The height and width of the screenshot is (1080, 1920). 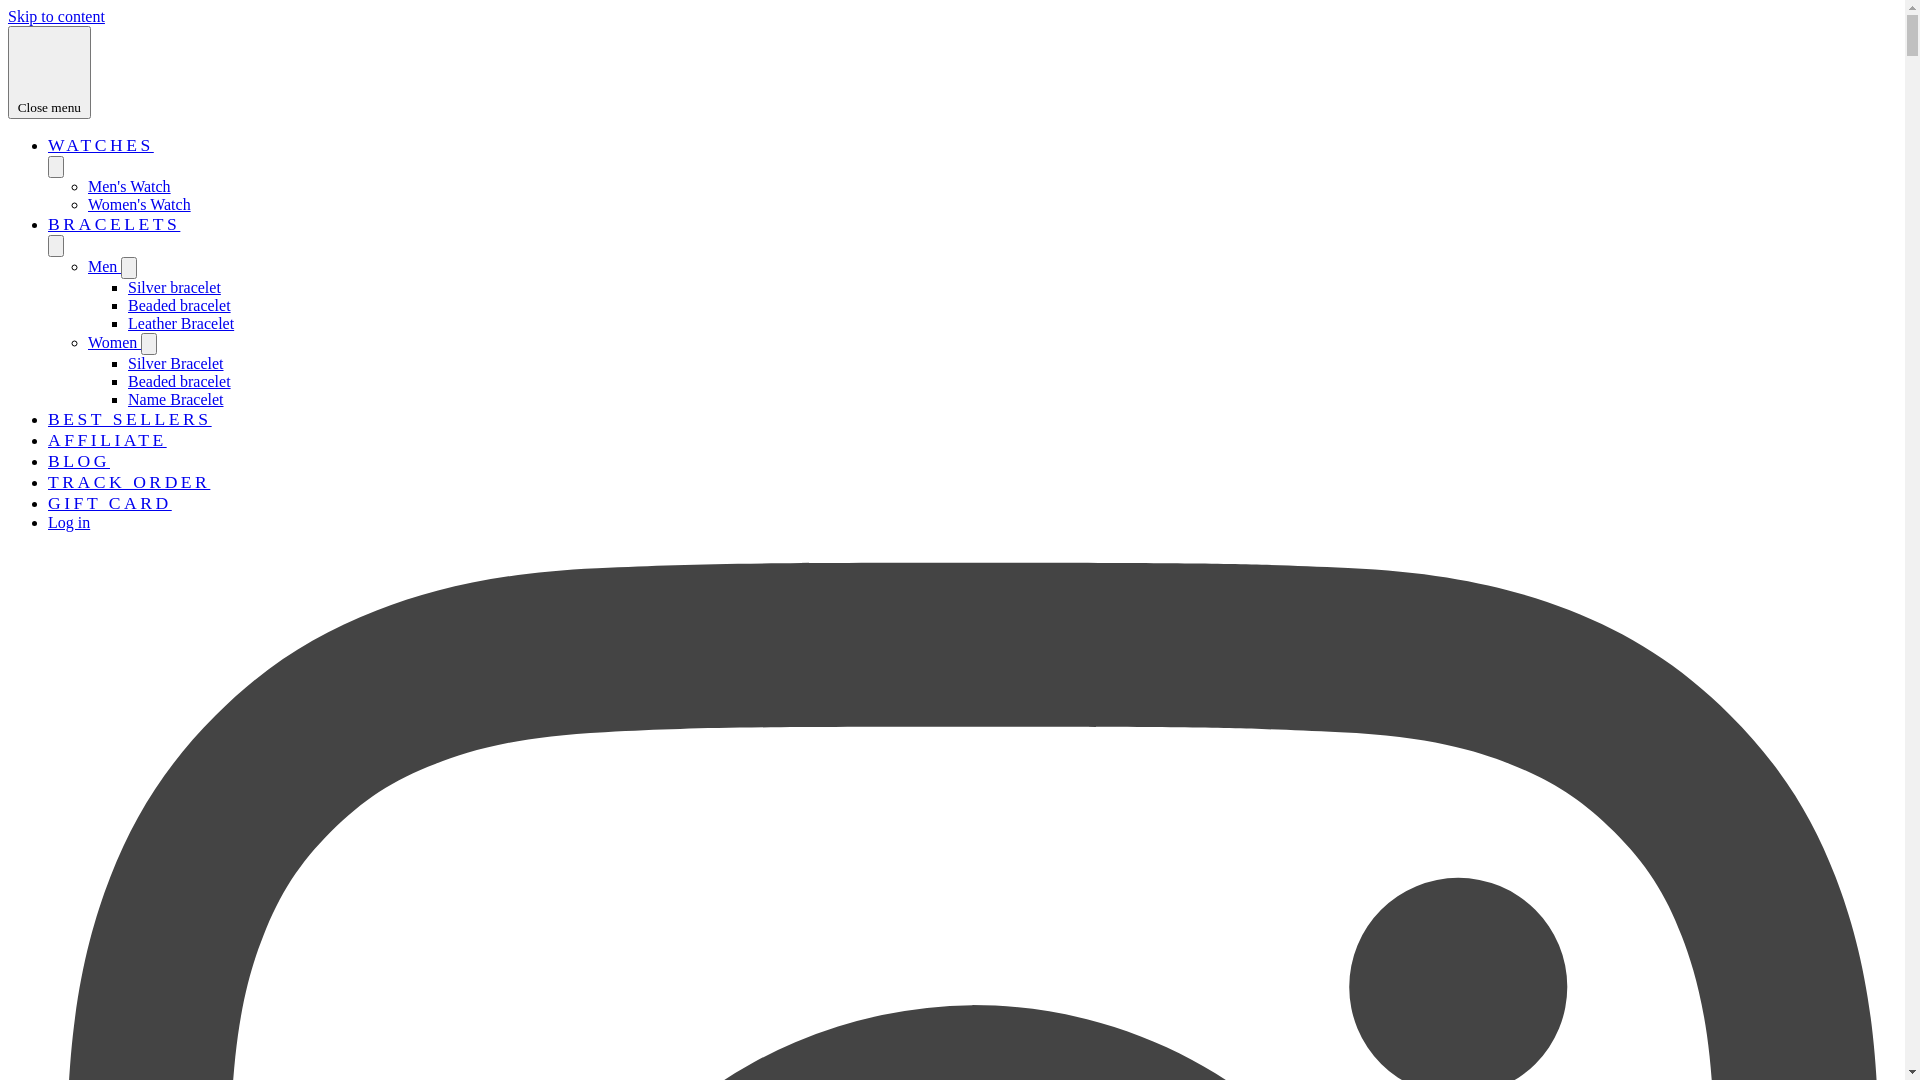 I want to click on 'Women', so click(x=113, y=341).